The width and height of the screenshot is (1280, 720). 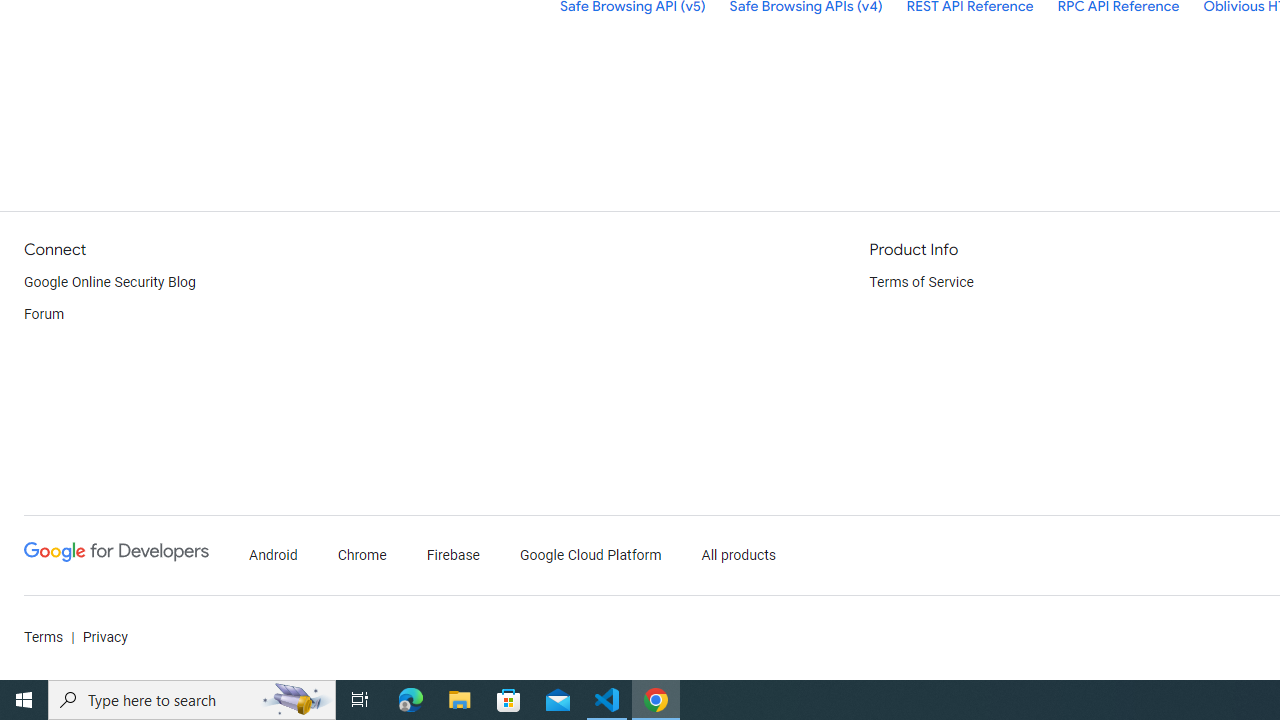 I want to click on 'Firebase', so click(x=452, y=555).